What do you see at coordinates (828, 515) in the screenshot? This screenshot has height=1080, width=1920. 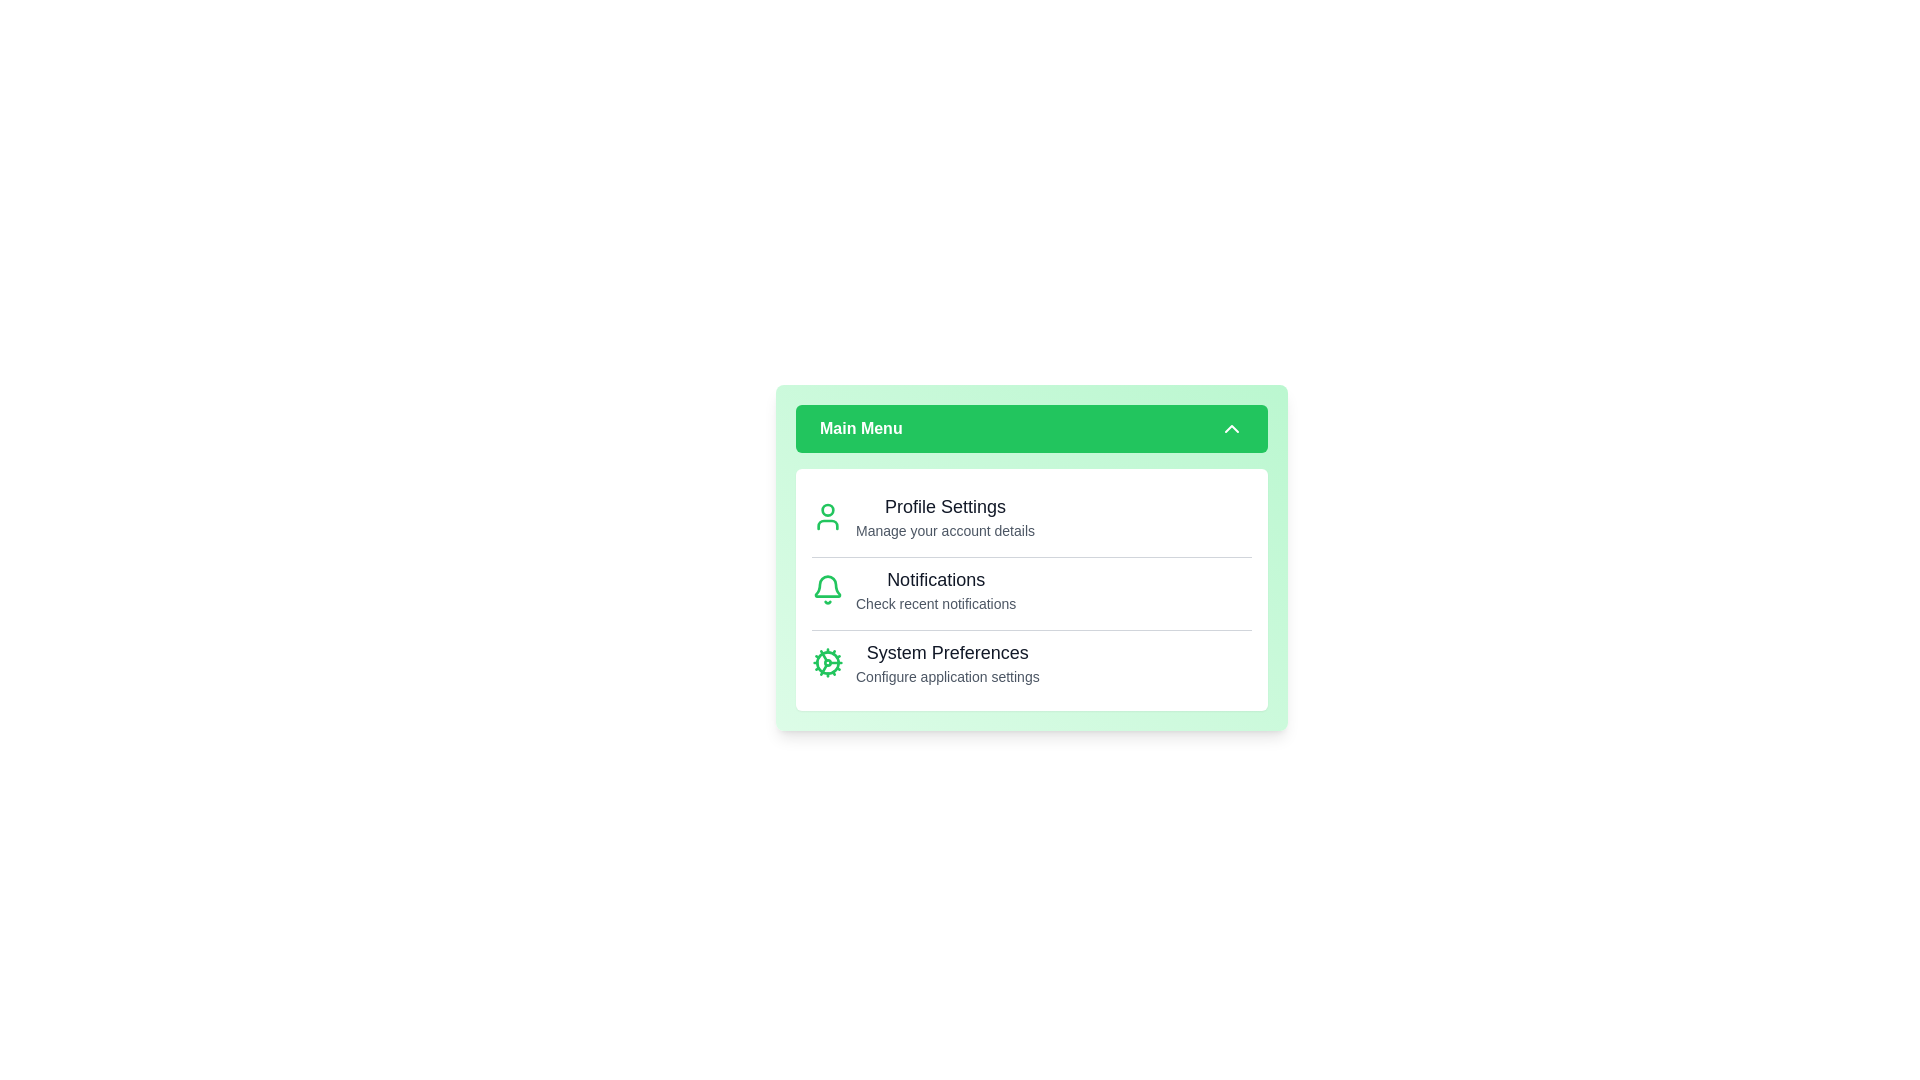 I see `the icon for Profile Settings to interact with it` at bounding box center [828, 515].